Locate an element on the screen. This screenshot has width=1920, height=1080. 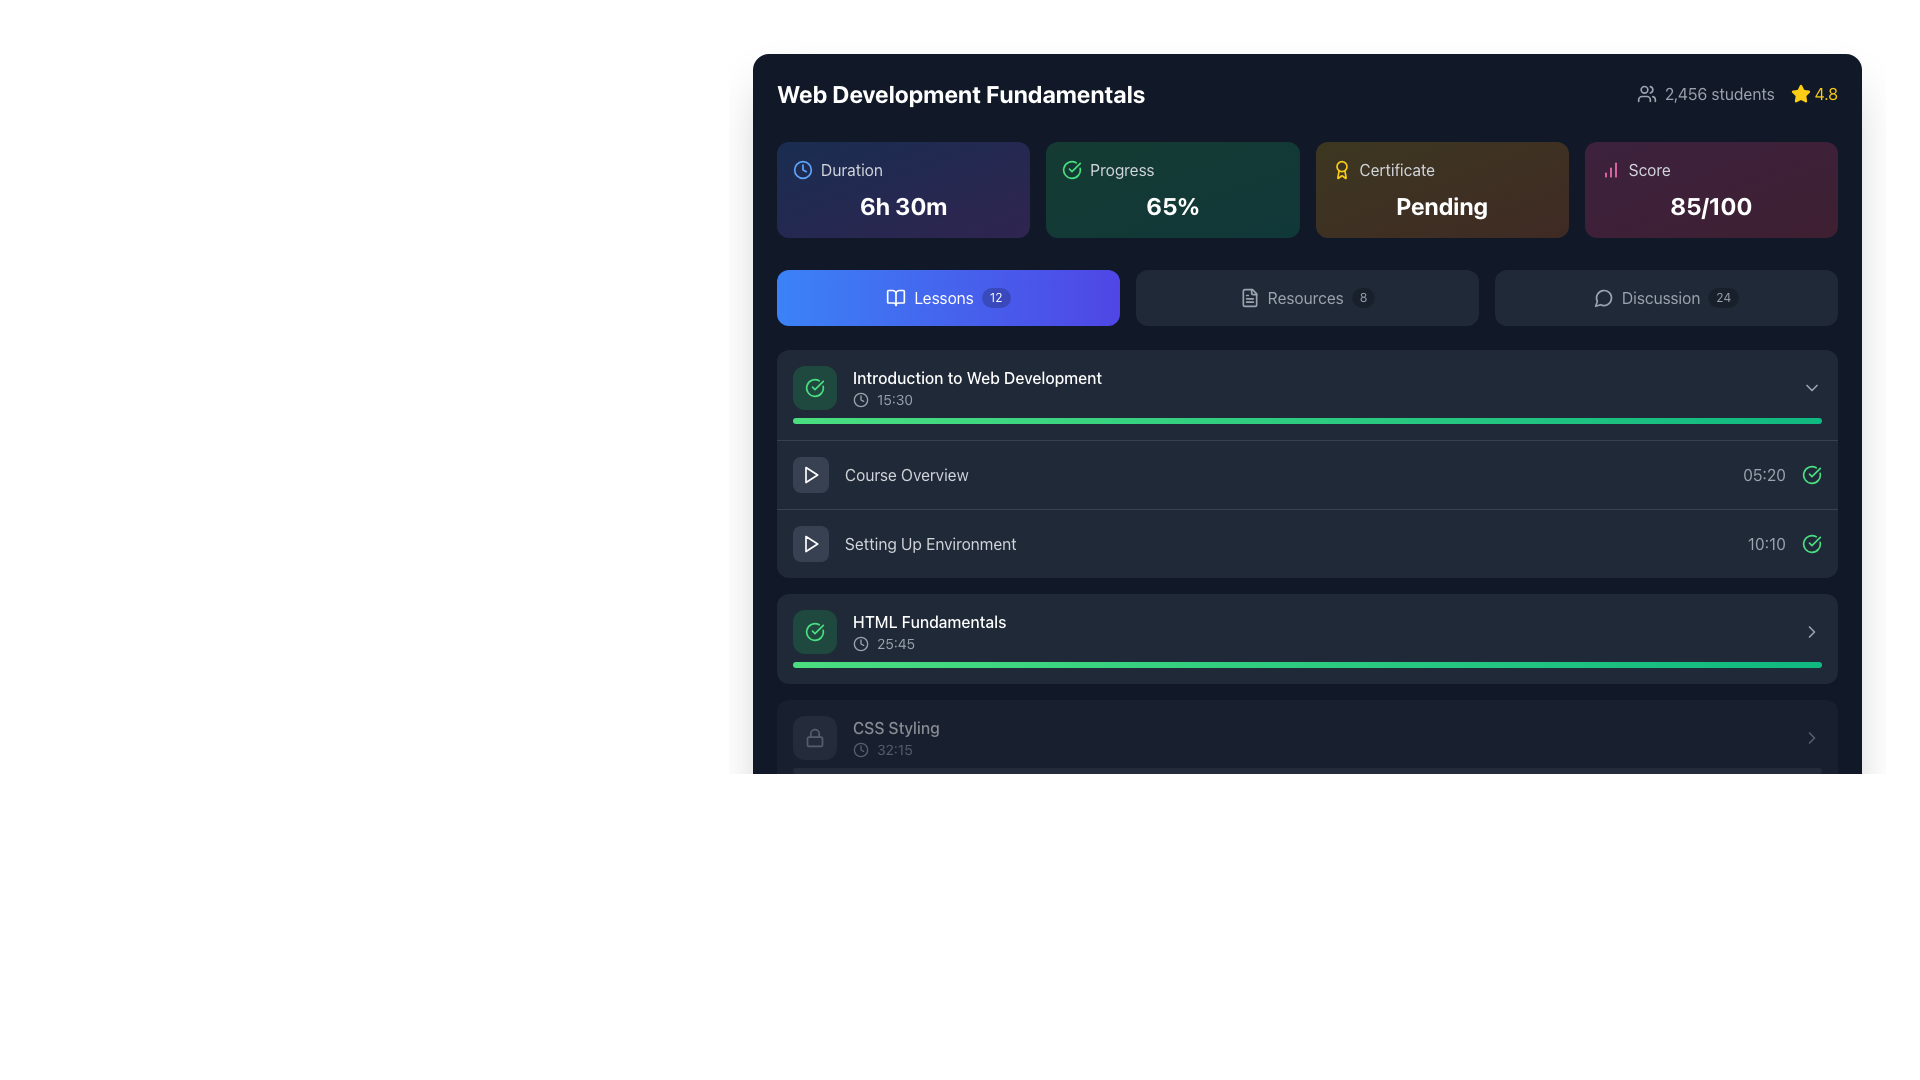
the text label reading 'HTML Fundamentals' which is styled in white font on a dark background, indicating an active state, located within a lesson interface is located at coordinates (928, 620).